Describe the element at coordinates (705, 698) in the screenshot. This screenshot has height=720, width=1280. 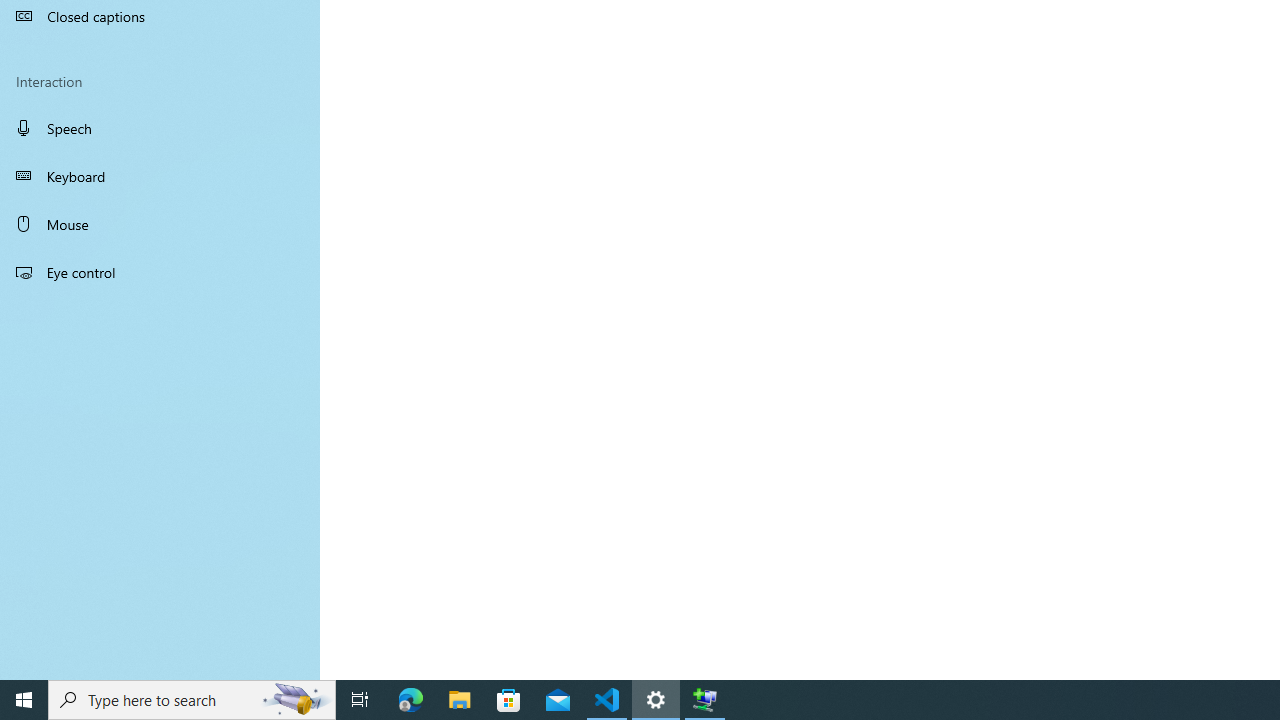
I see `'Extensible Wizards Host Process - 1 running window'` at that location.